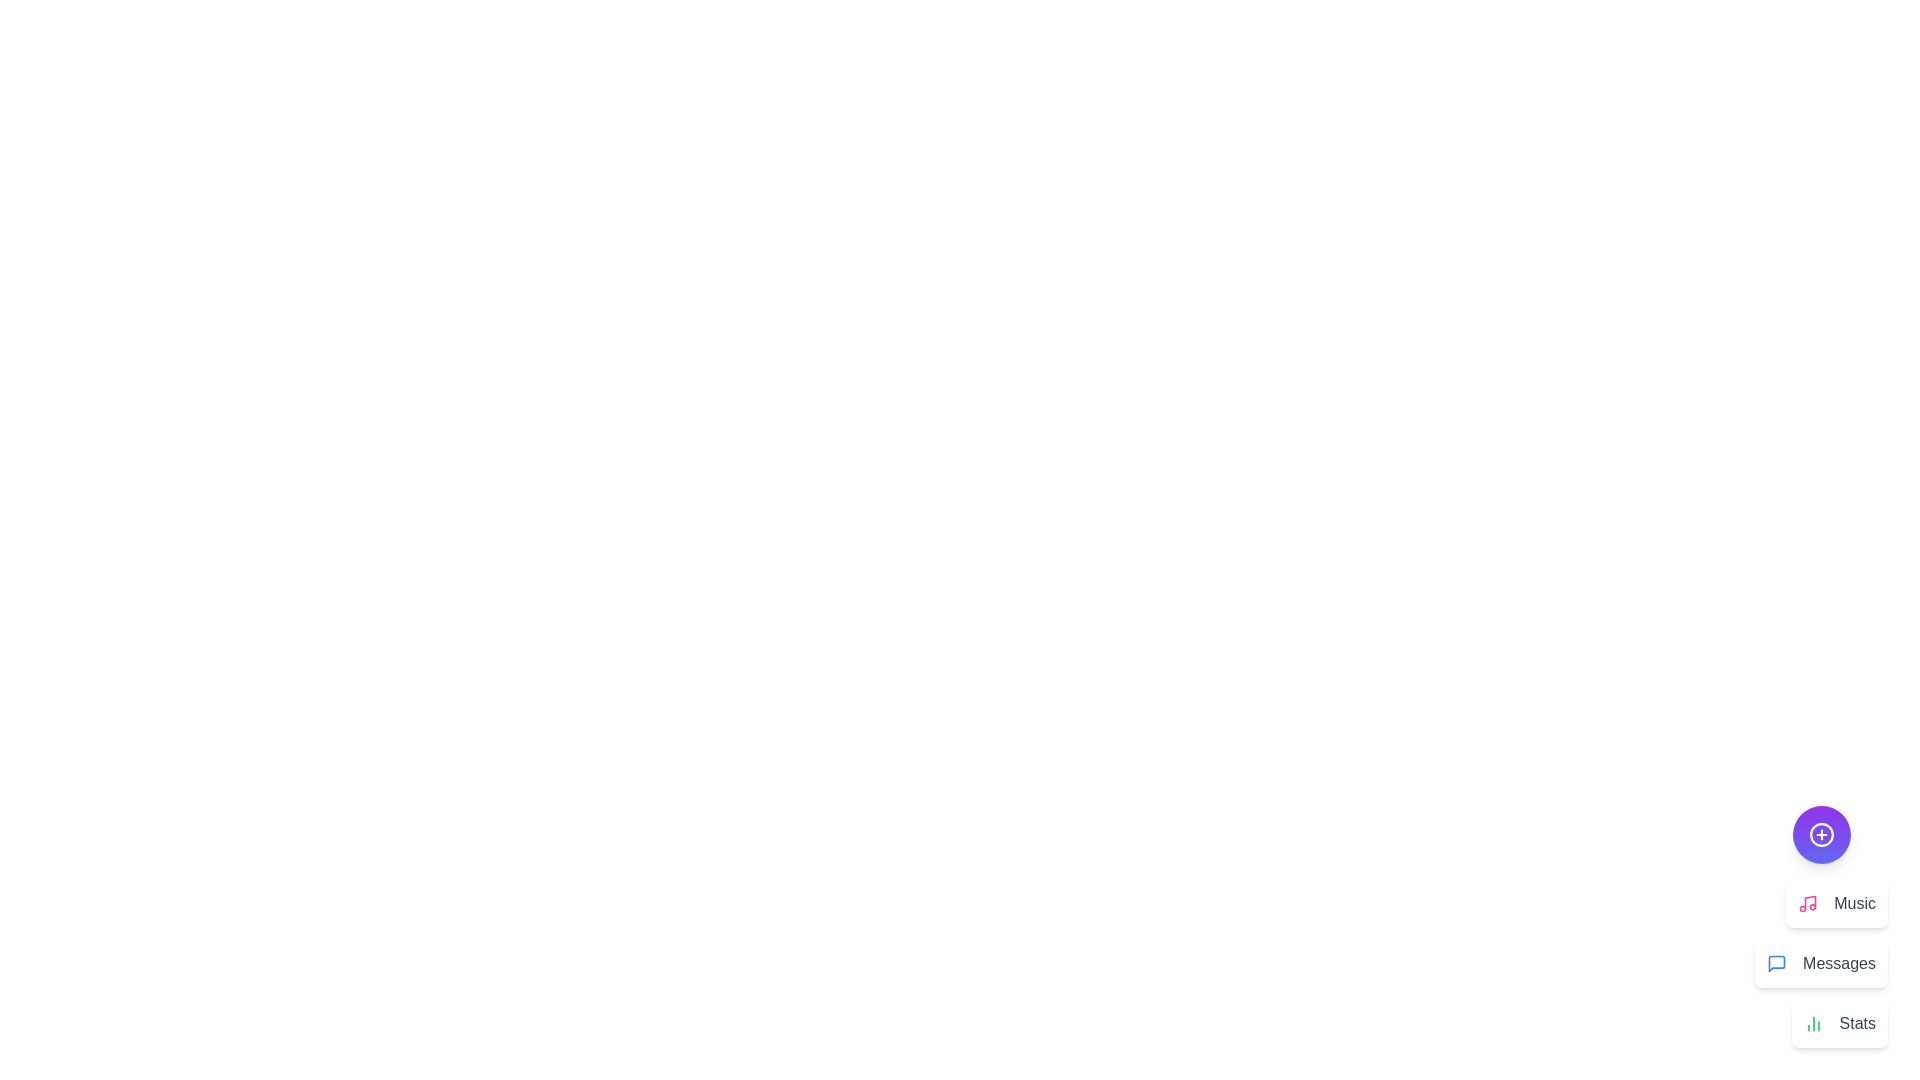  Describe the element at coordinates (1821, 963) in the screenshot. I see `the 'Messages' action button` at that location.